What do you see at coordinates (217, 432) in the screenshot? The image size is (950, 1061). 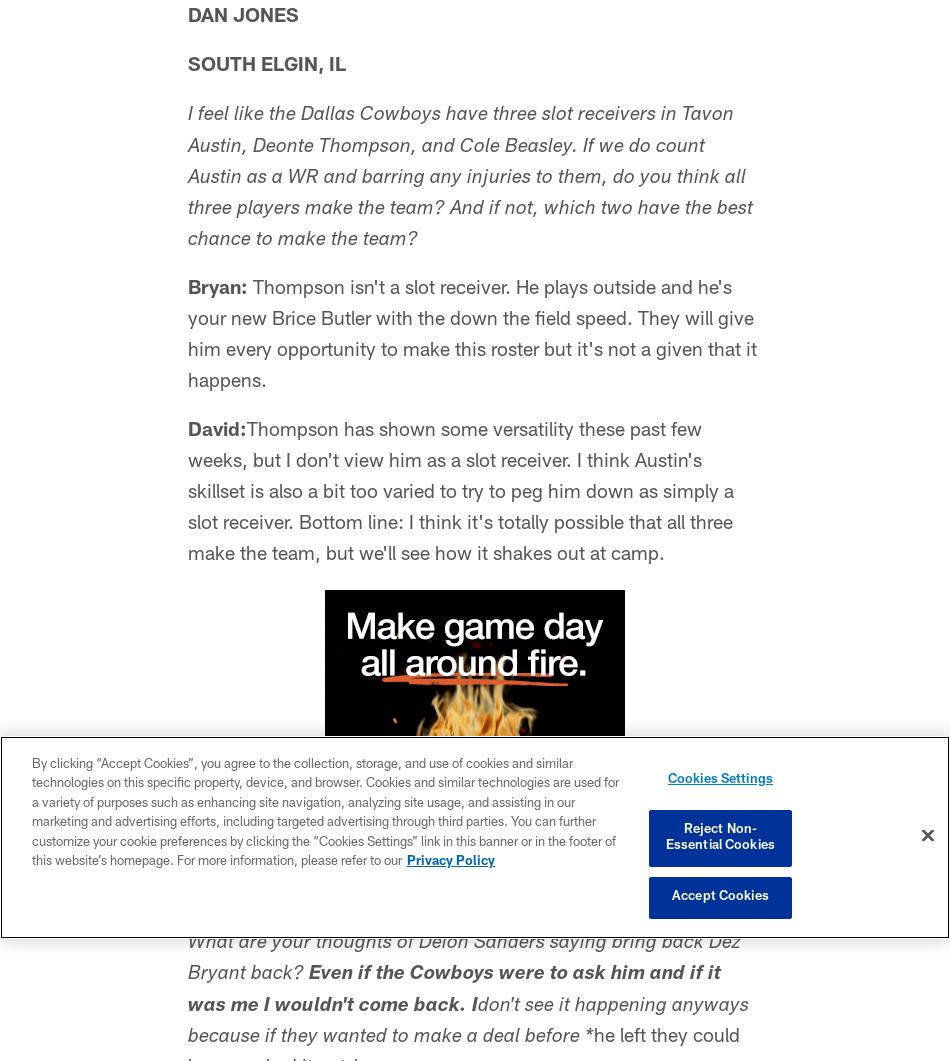 I see `'David:'` at bounding box center [217, 432].